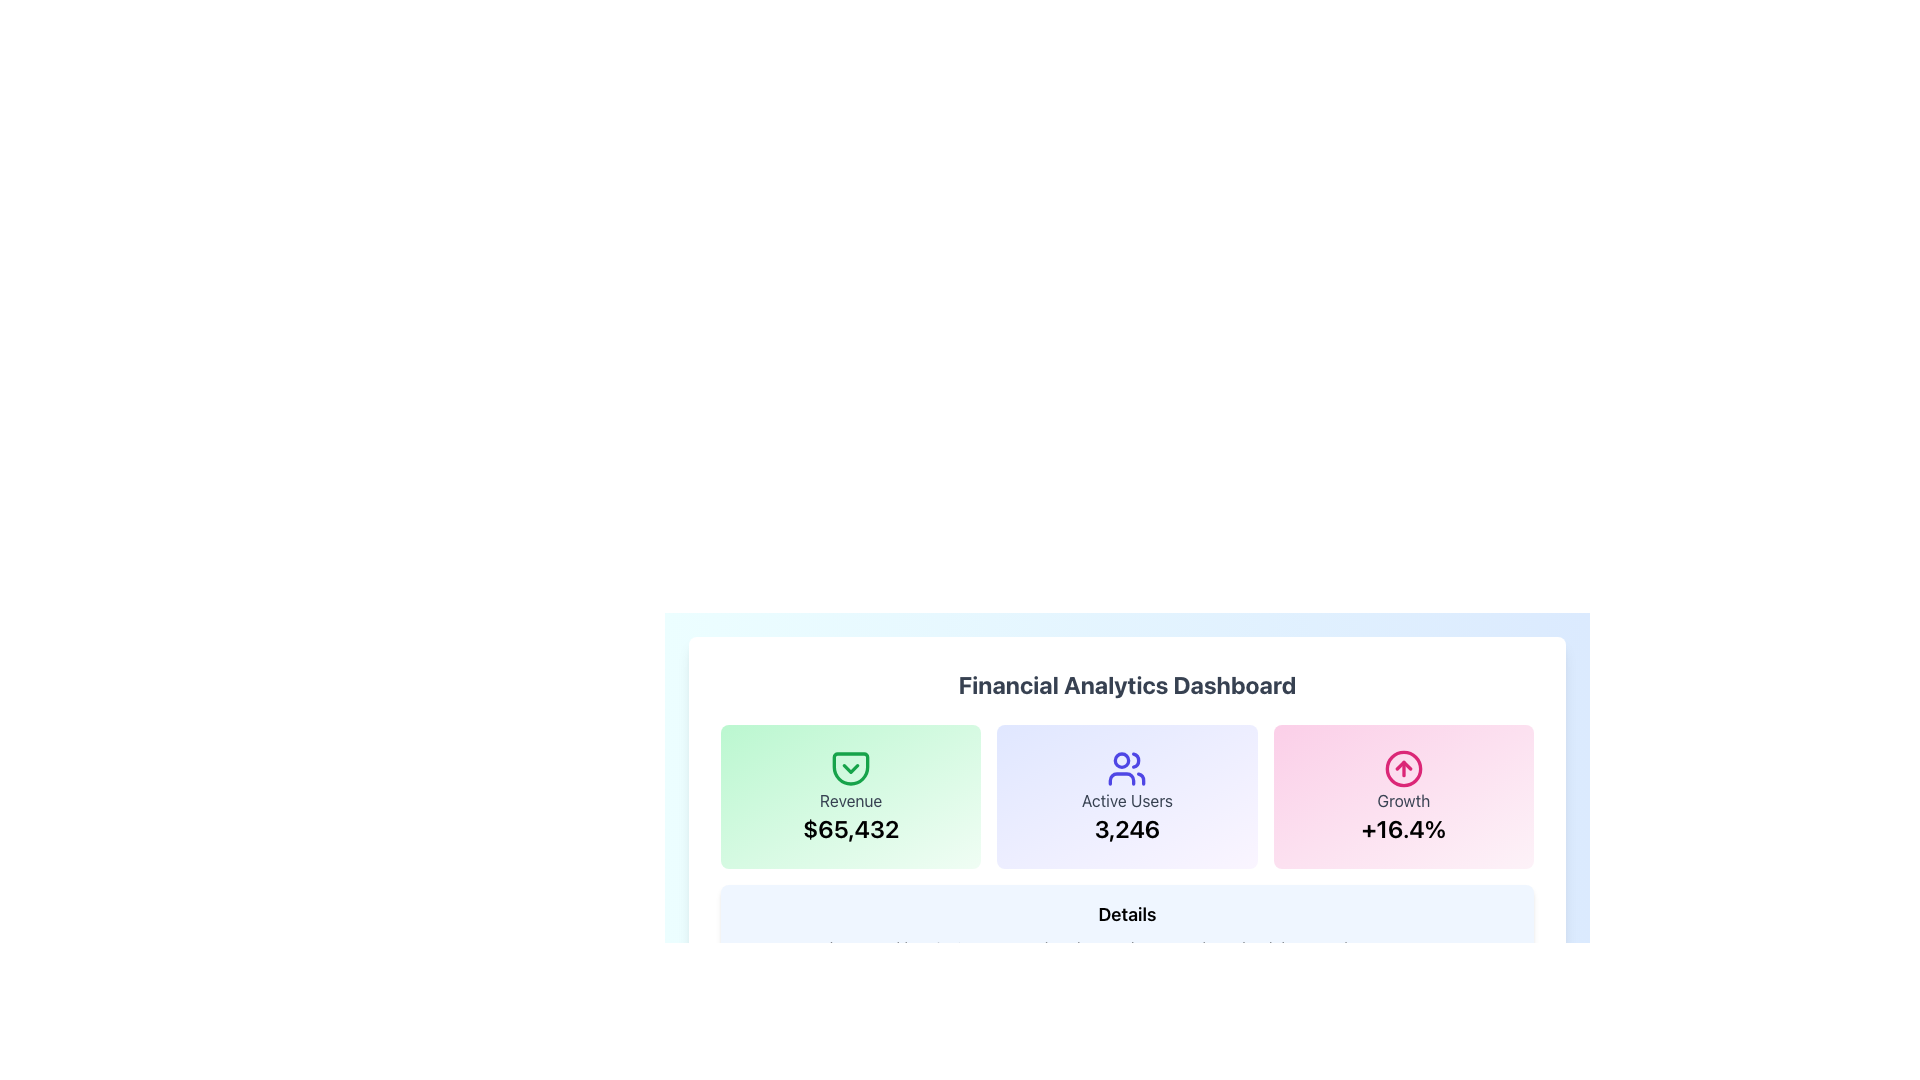 This screenshot has width=1920, height=1080. Describe the element at coordinates (1402, 767) in the screenshot. I see `the growth icon located in the third column of the top row of the dashboard, centered above the text '+16.4%'` at that location.